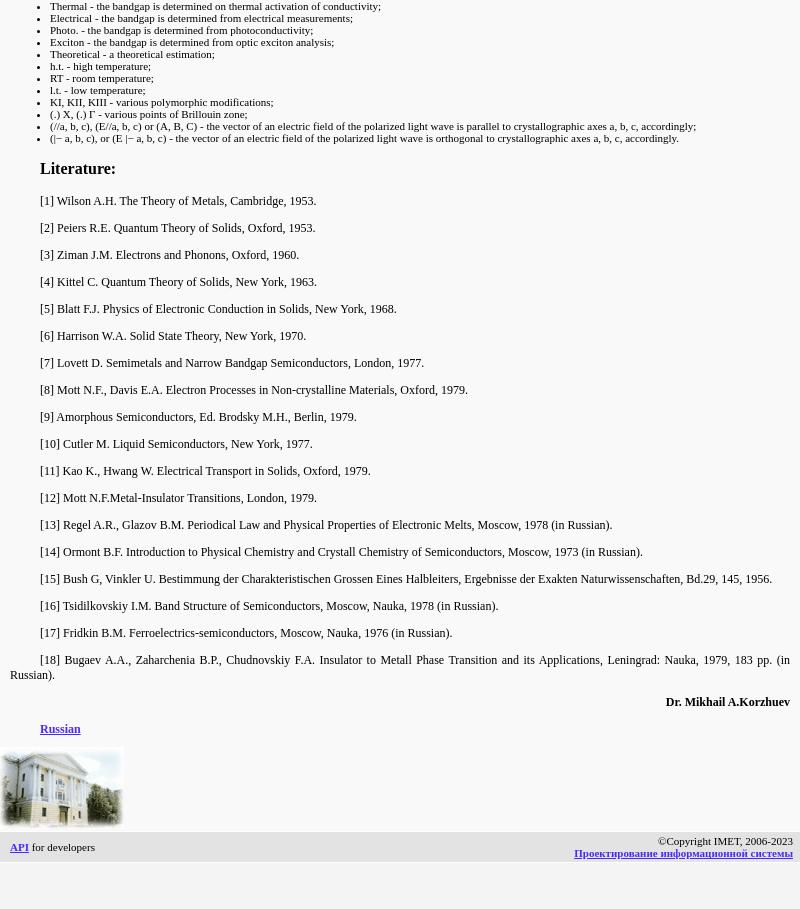  What do you see at coordinates (78, 167) in the screenshot?
I see `'Literature:'` at bounding box center [78, 167].